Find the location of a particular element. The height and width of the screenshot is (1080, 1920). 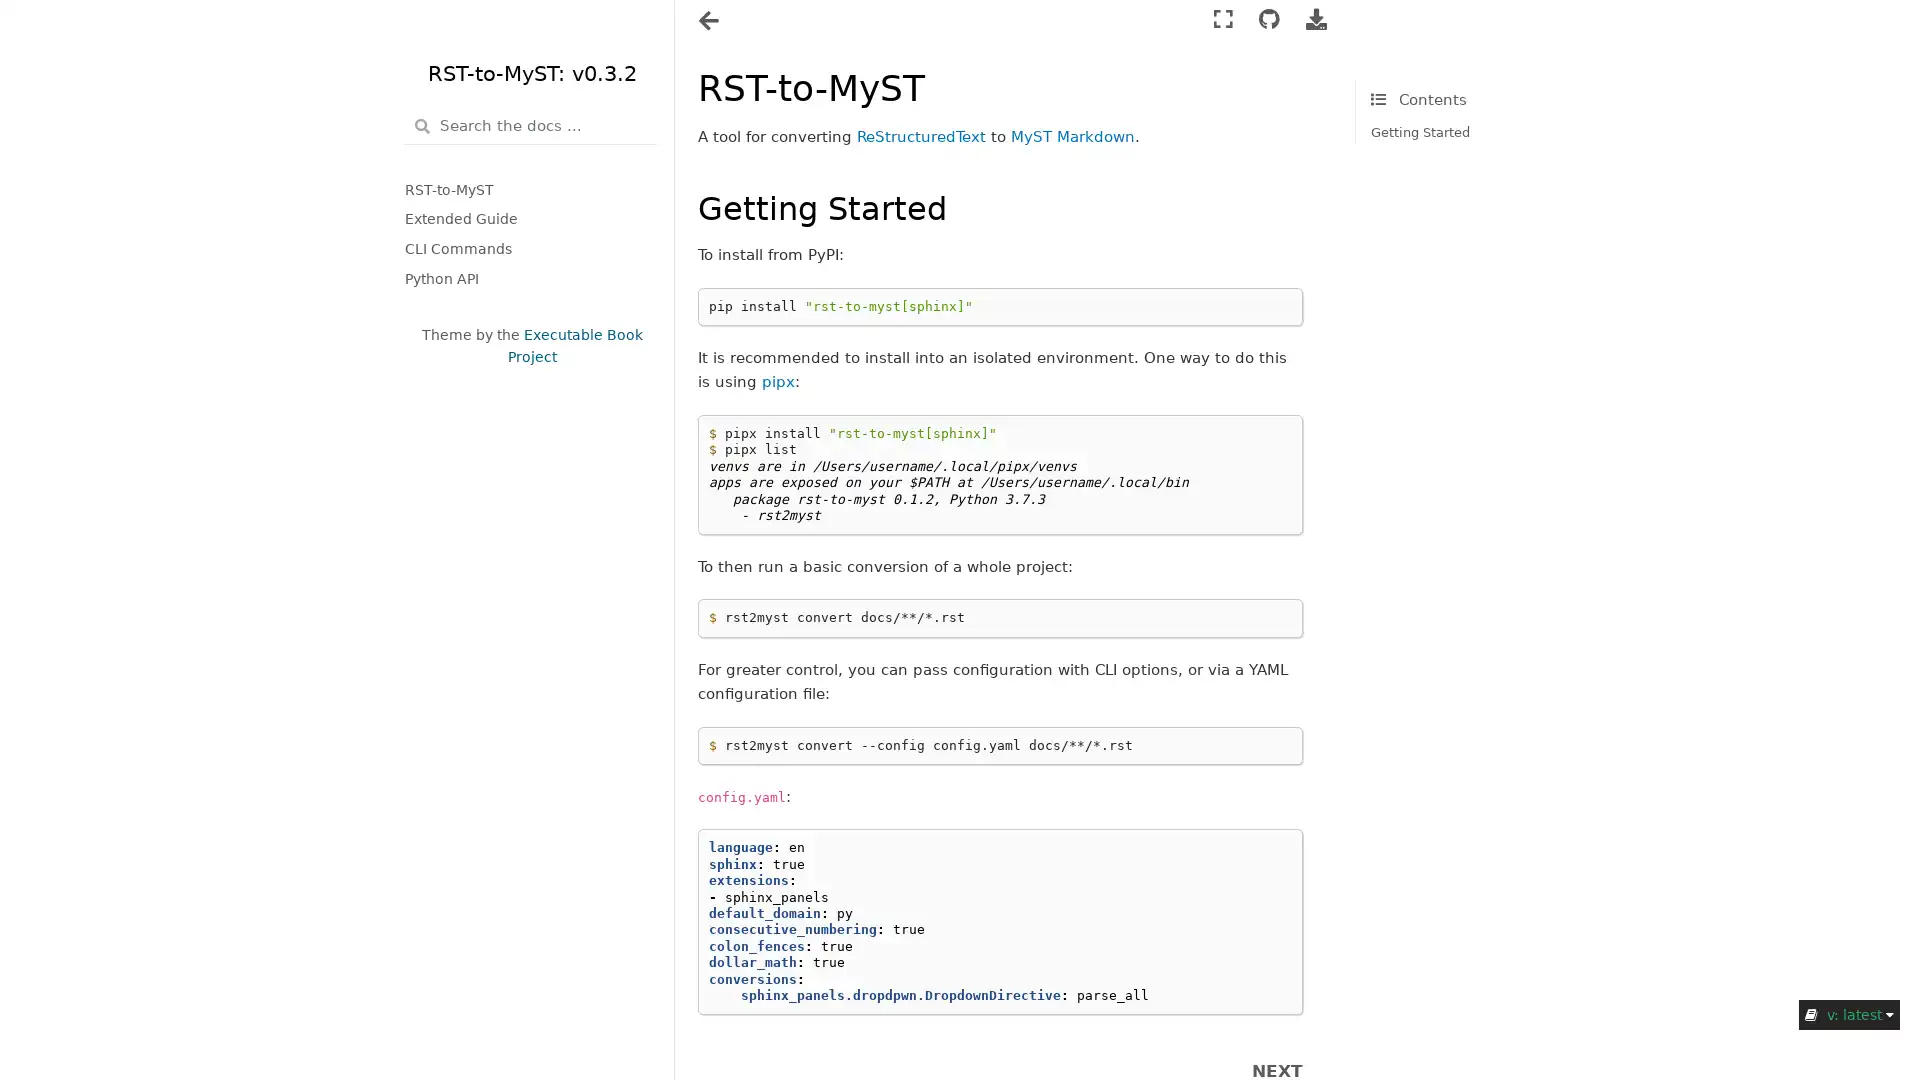

Connect with source repository is located at coordinates (1267, 20).